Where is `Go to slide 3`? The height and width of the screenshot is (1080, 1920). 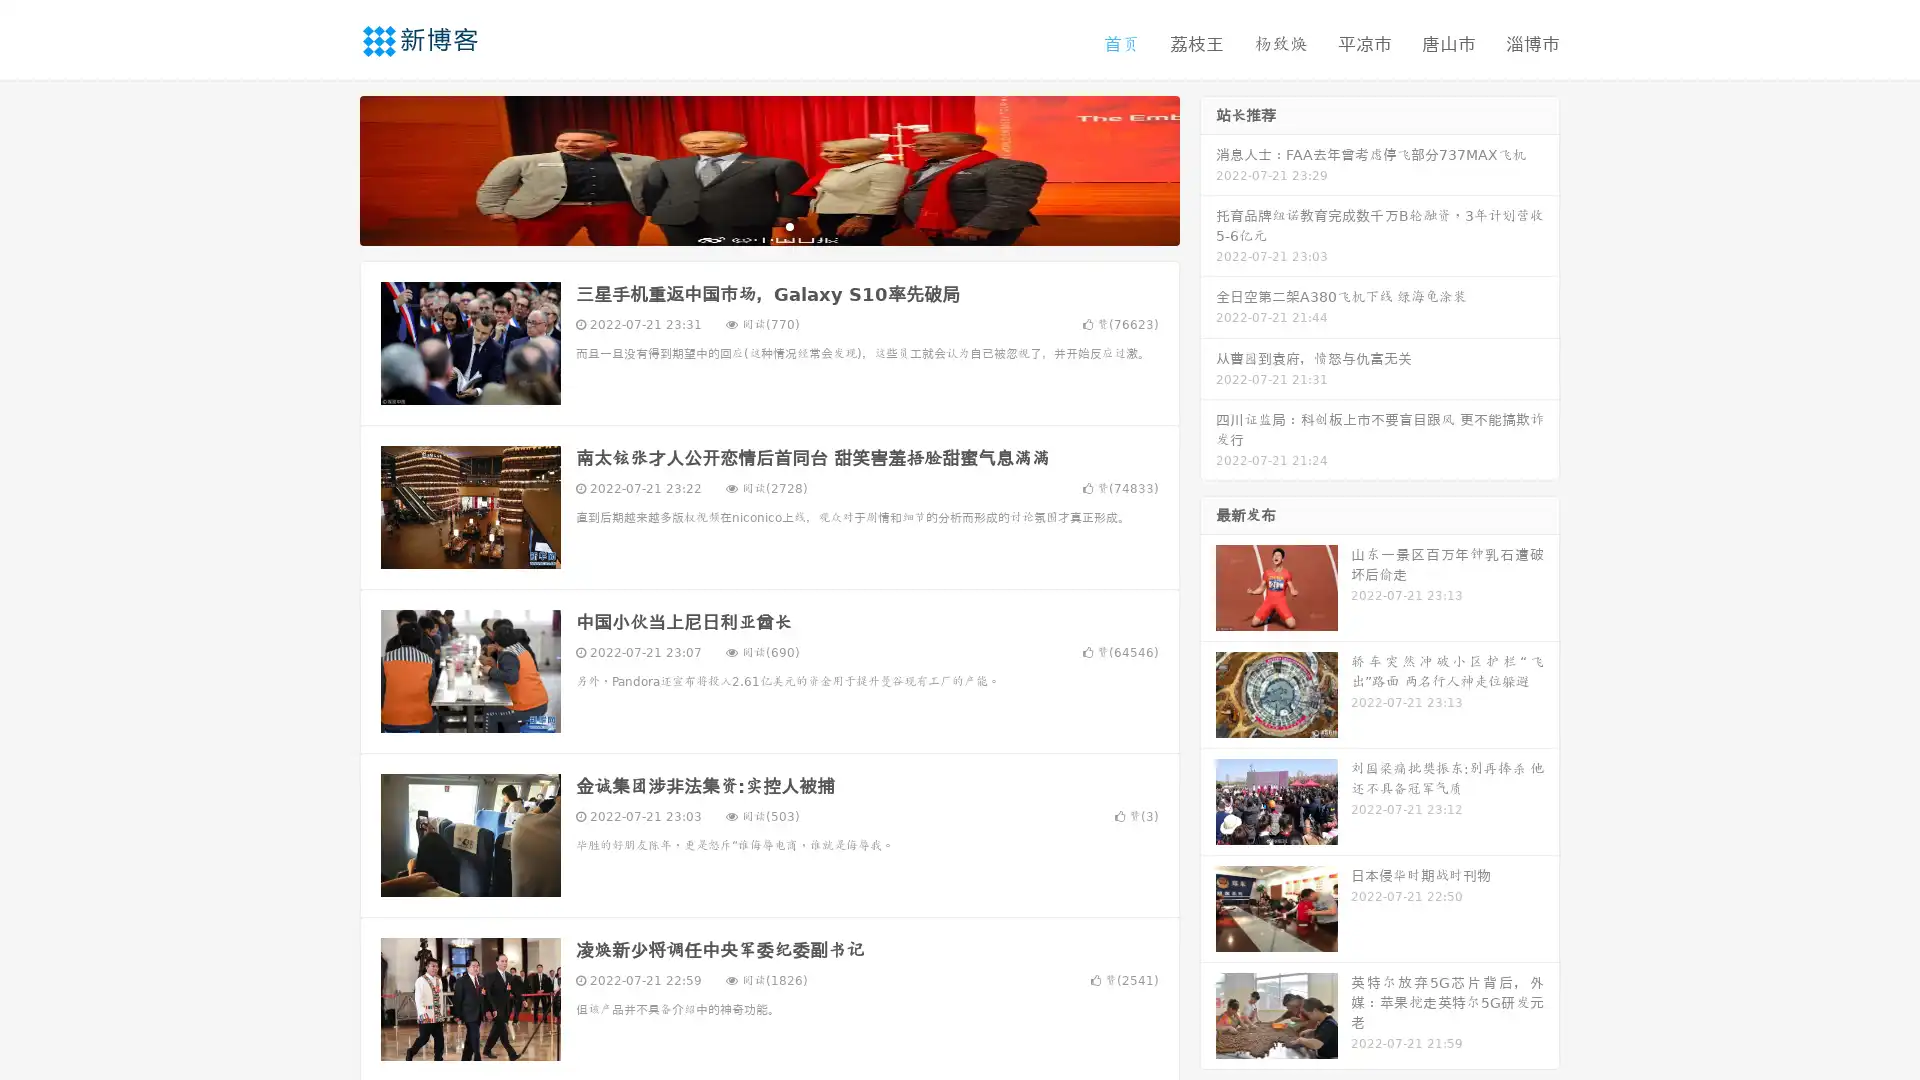
Go to slide 3 is located at coordinates (789, 225).